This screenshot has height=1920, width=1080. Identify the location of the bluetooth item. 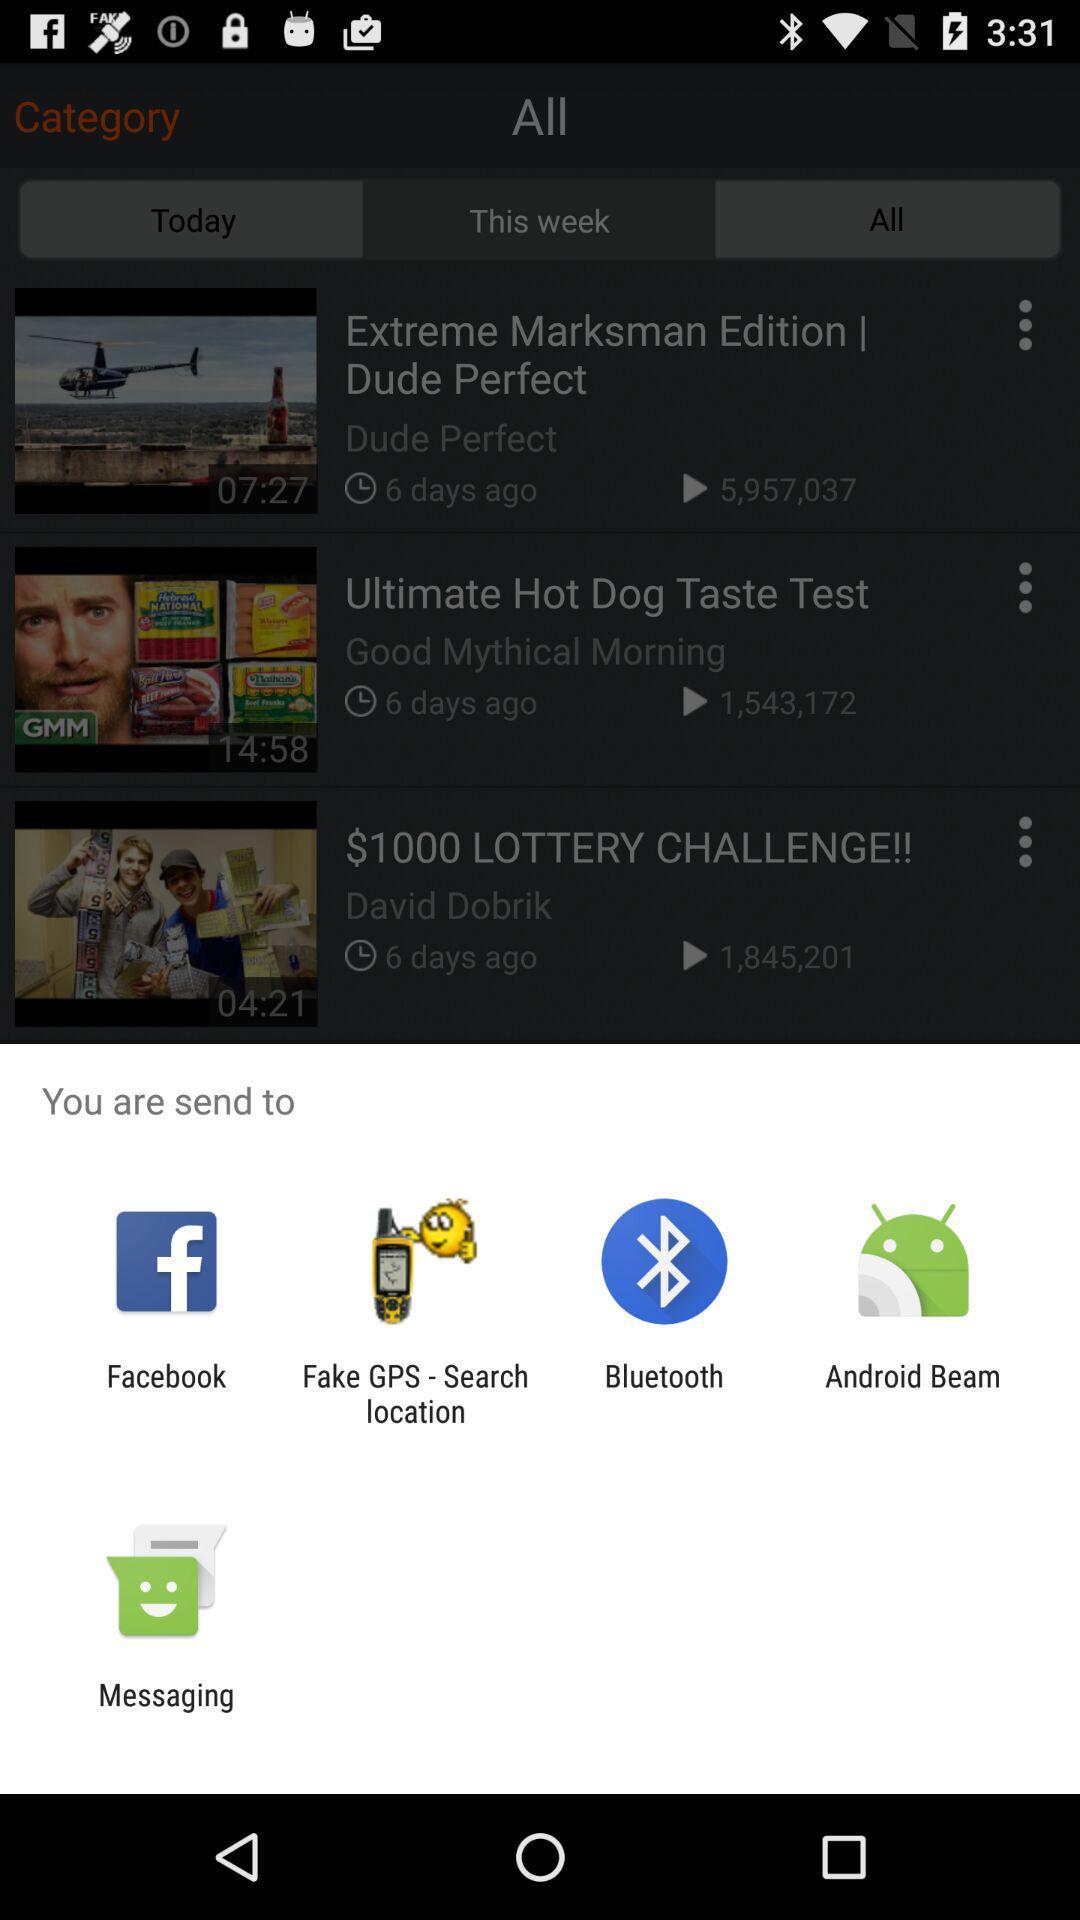
(664, 1392).